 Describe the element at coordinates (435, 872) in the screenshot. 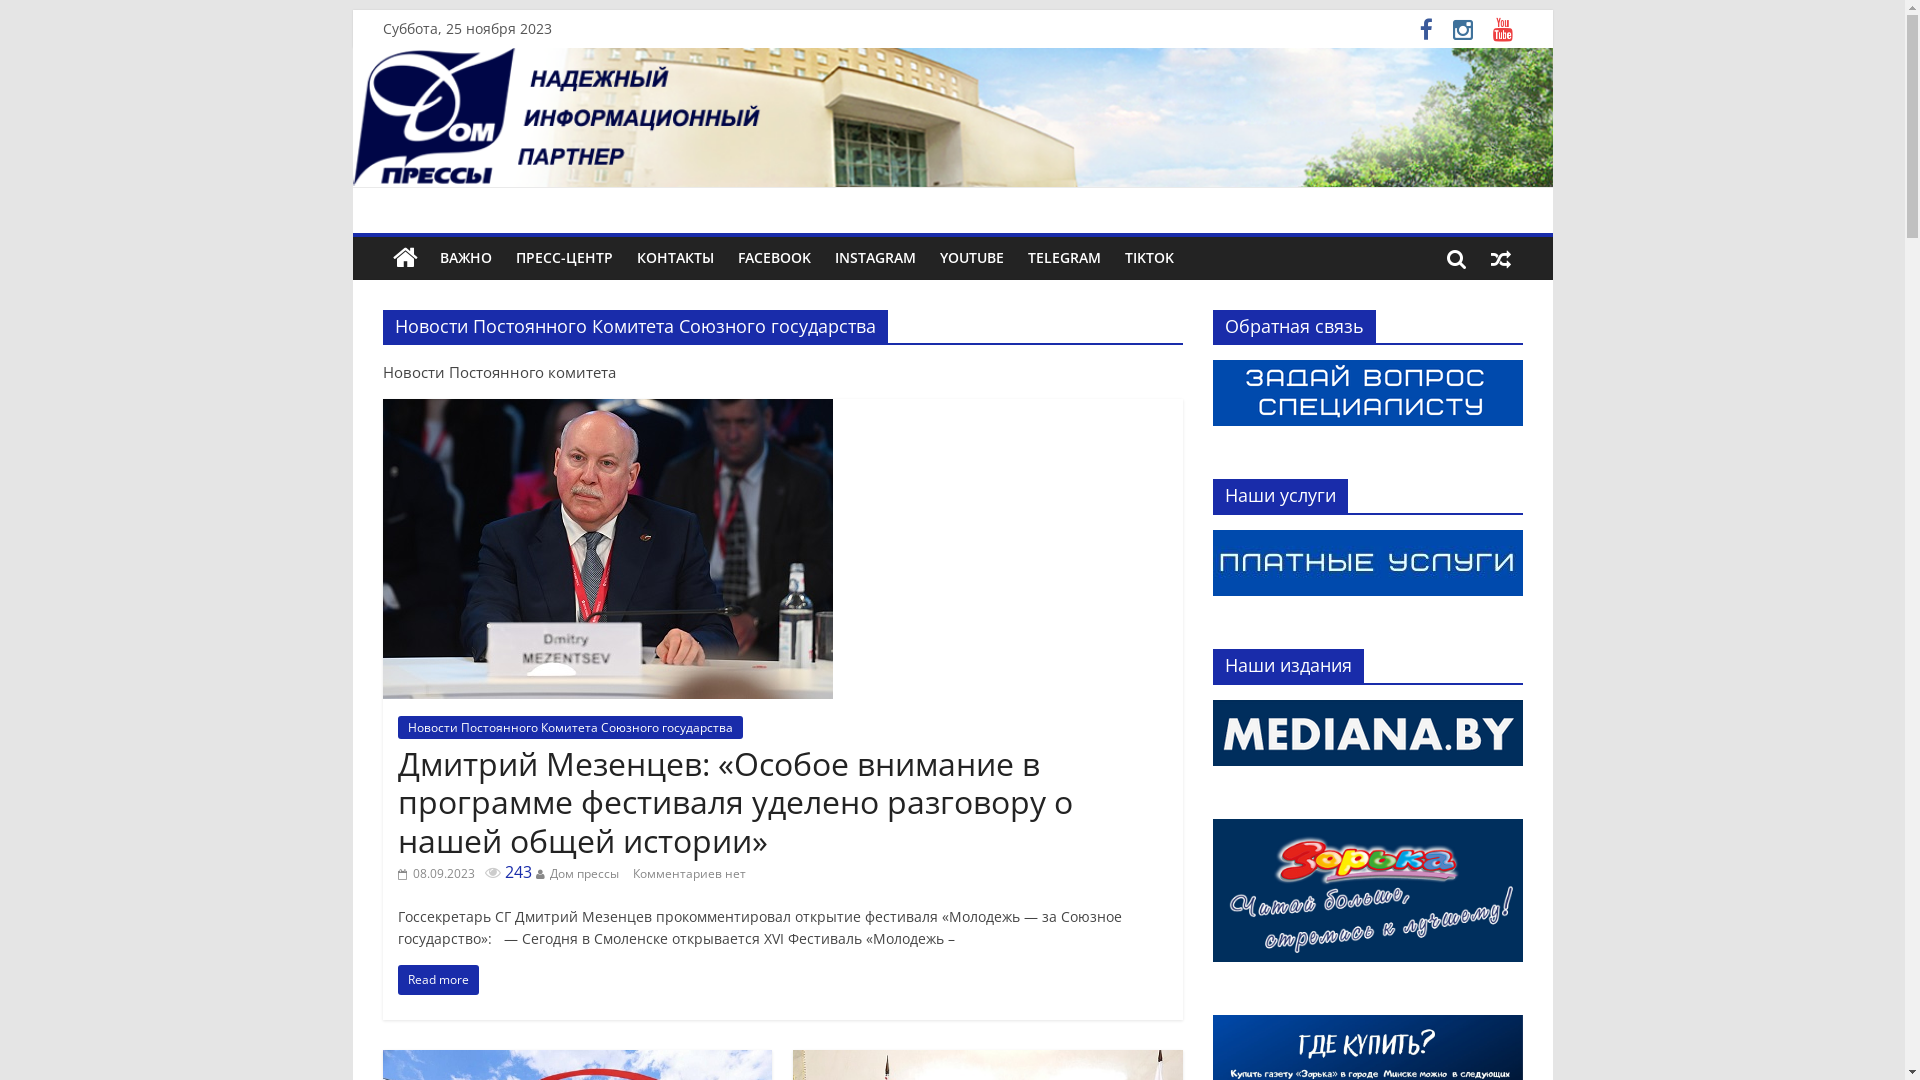

I see `'08.09.2023'` at that location.